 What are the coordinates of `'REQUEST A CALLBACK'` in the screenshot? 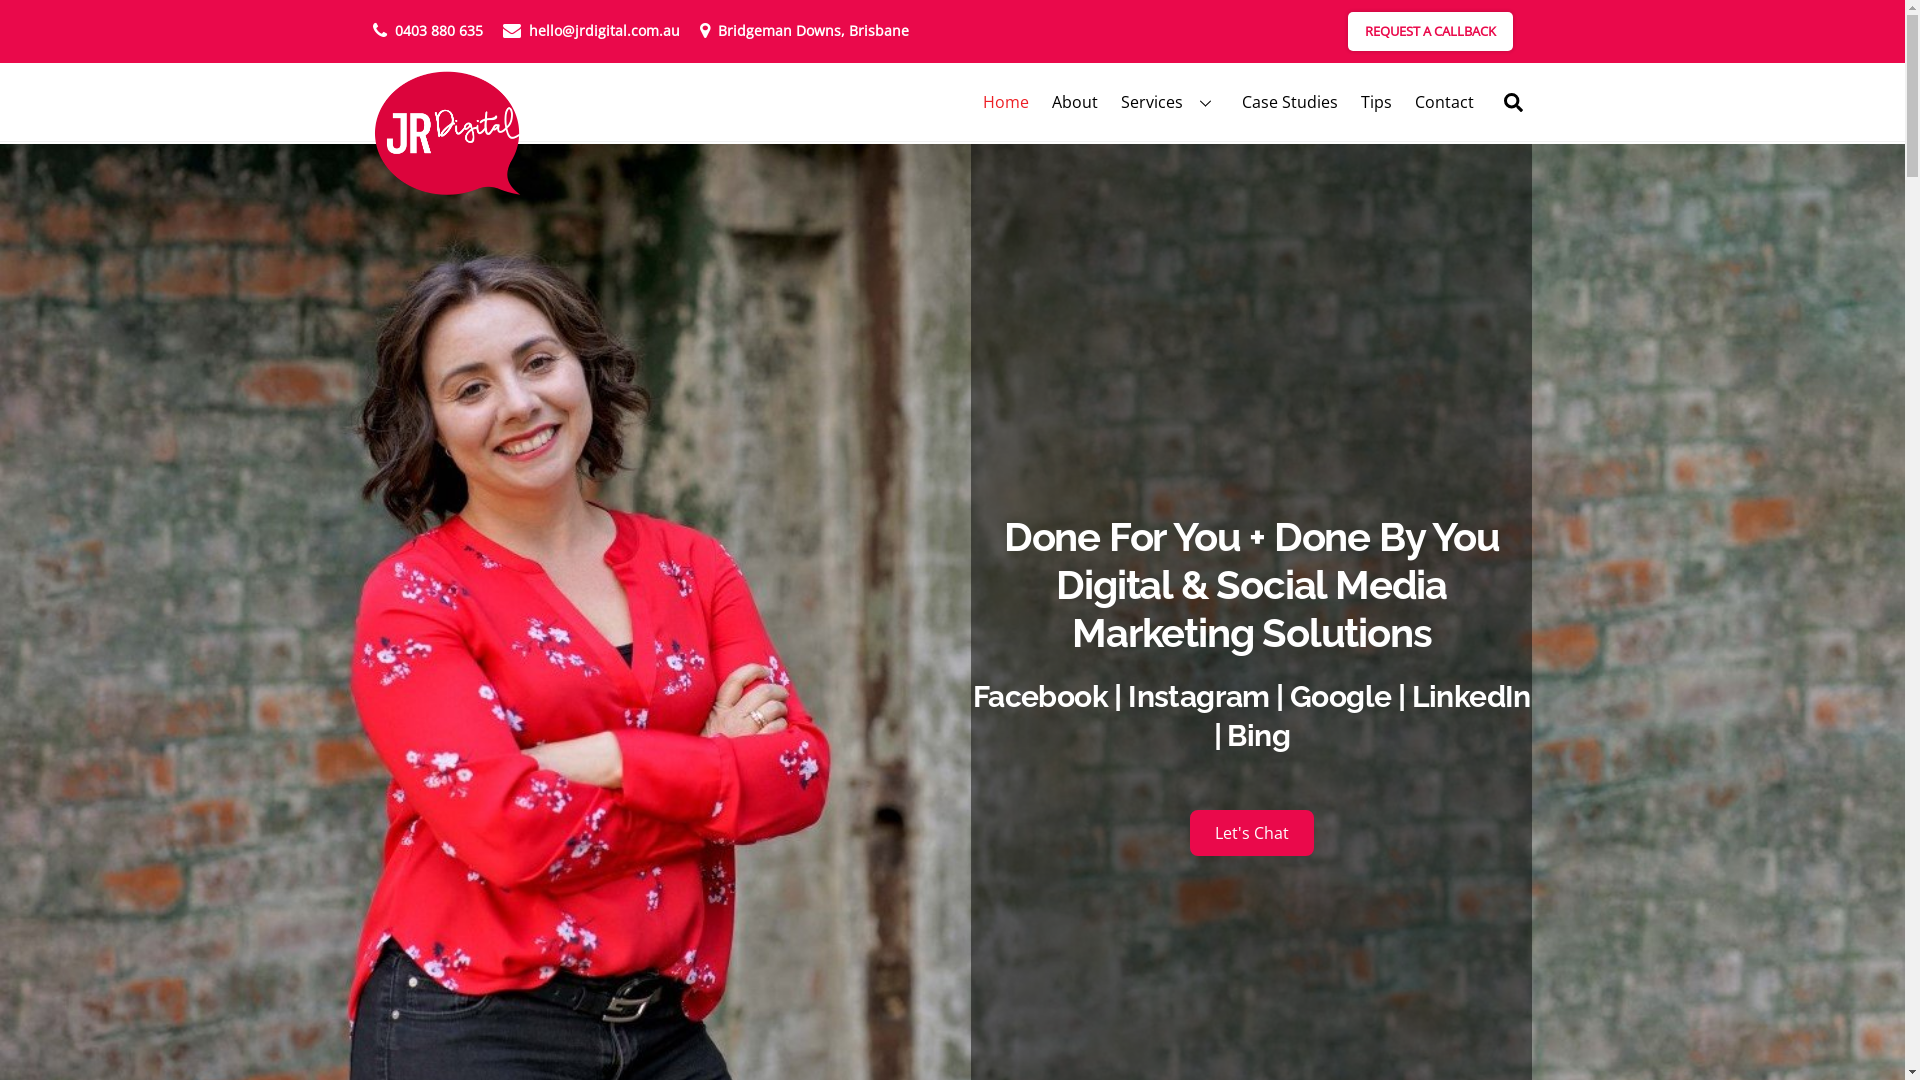 It's located at (1429, 30).